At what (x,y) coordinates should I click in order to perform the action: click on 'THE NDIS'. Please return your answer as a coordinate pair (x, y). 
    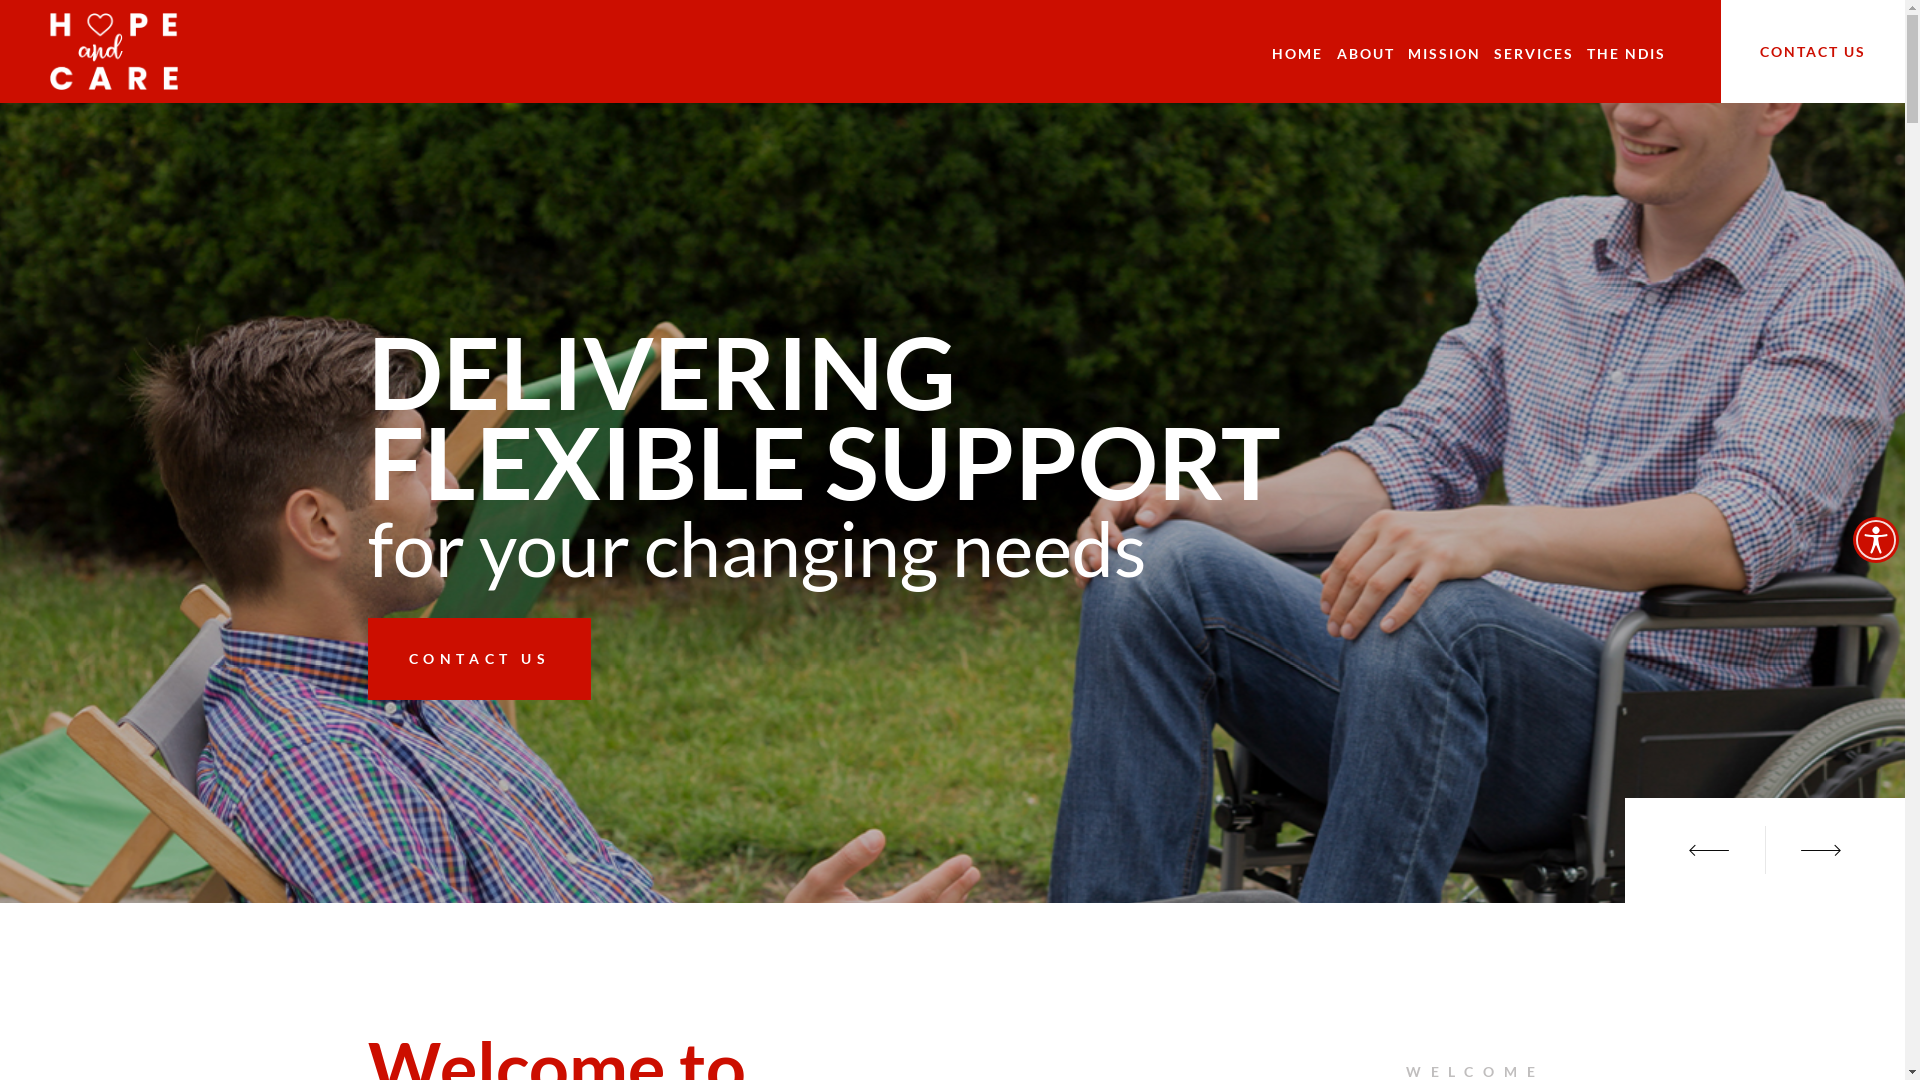
    Looking at the image, I should click on (1626, 52).